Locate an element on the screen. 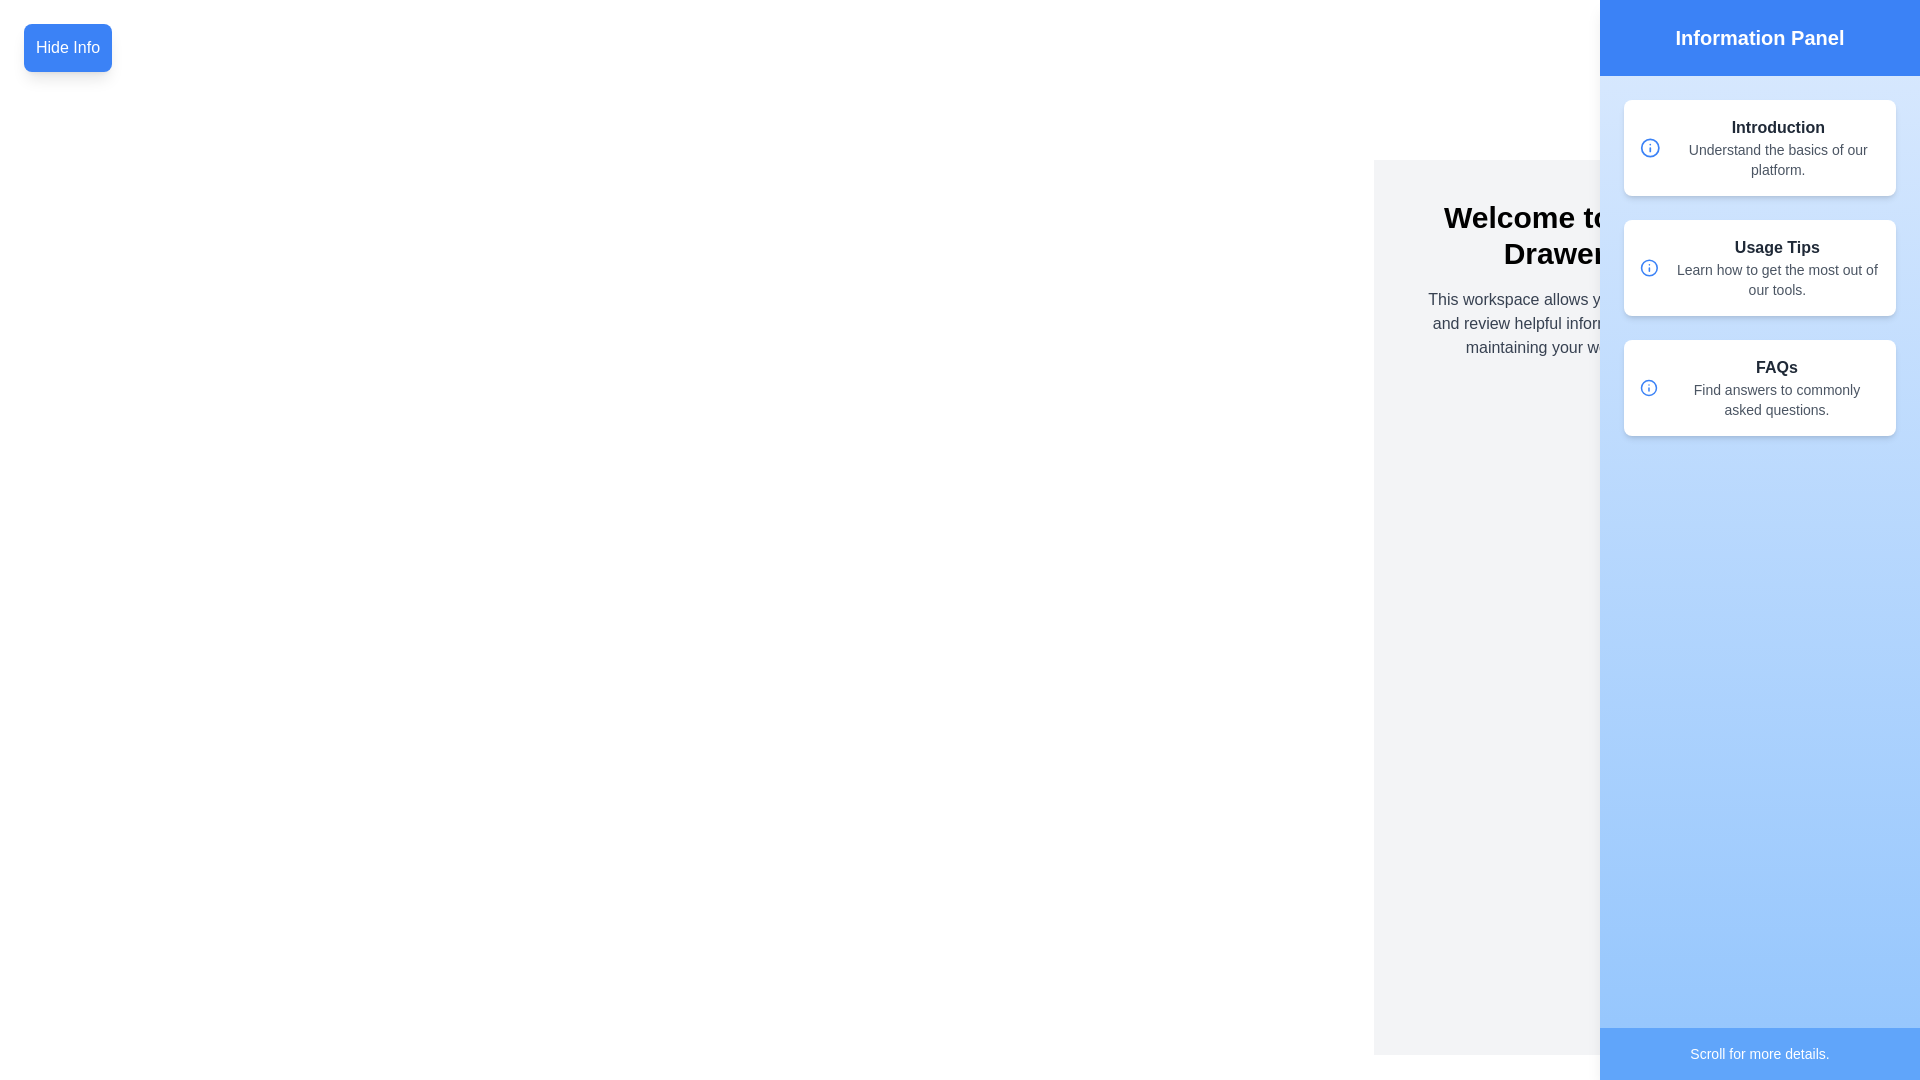 This screenshot has width=1920, height=1080. the circular SVG element with a blue outline located in the 'Information Panel' section, which serves as the background for the info icon adjacent to the 'FAQs' label is located at coordinates (1650, 146).